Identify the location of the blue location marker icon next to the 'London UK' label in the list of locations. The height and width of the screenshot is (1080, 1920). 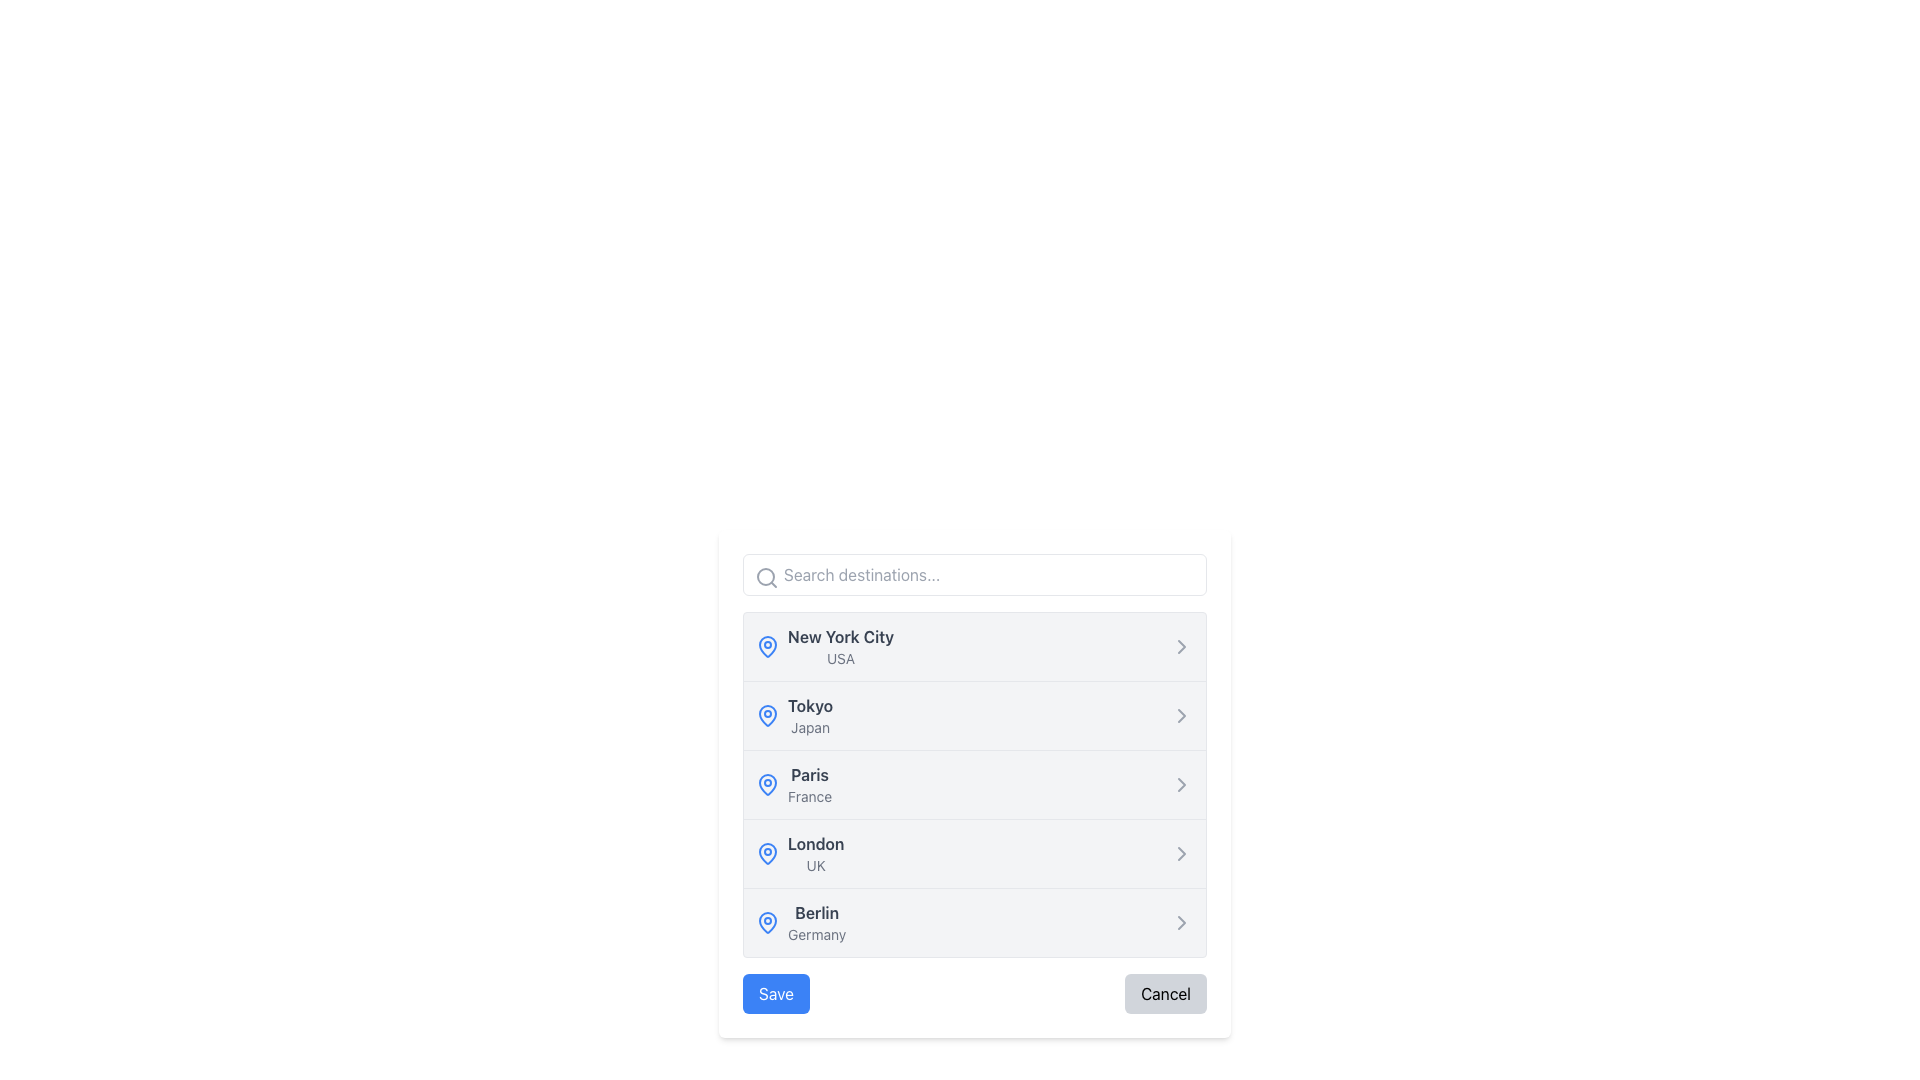
(767, 853).